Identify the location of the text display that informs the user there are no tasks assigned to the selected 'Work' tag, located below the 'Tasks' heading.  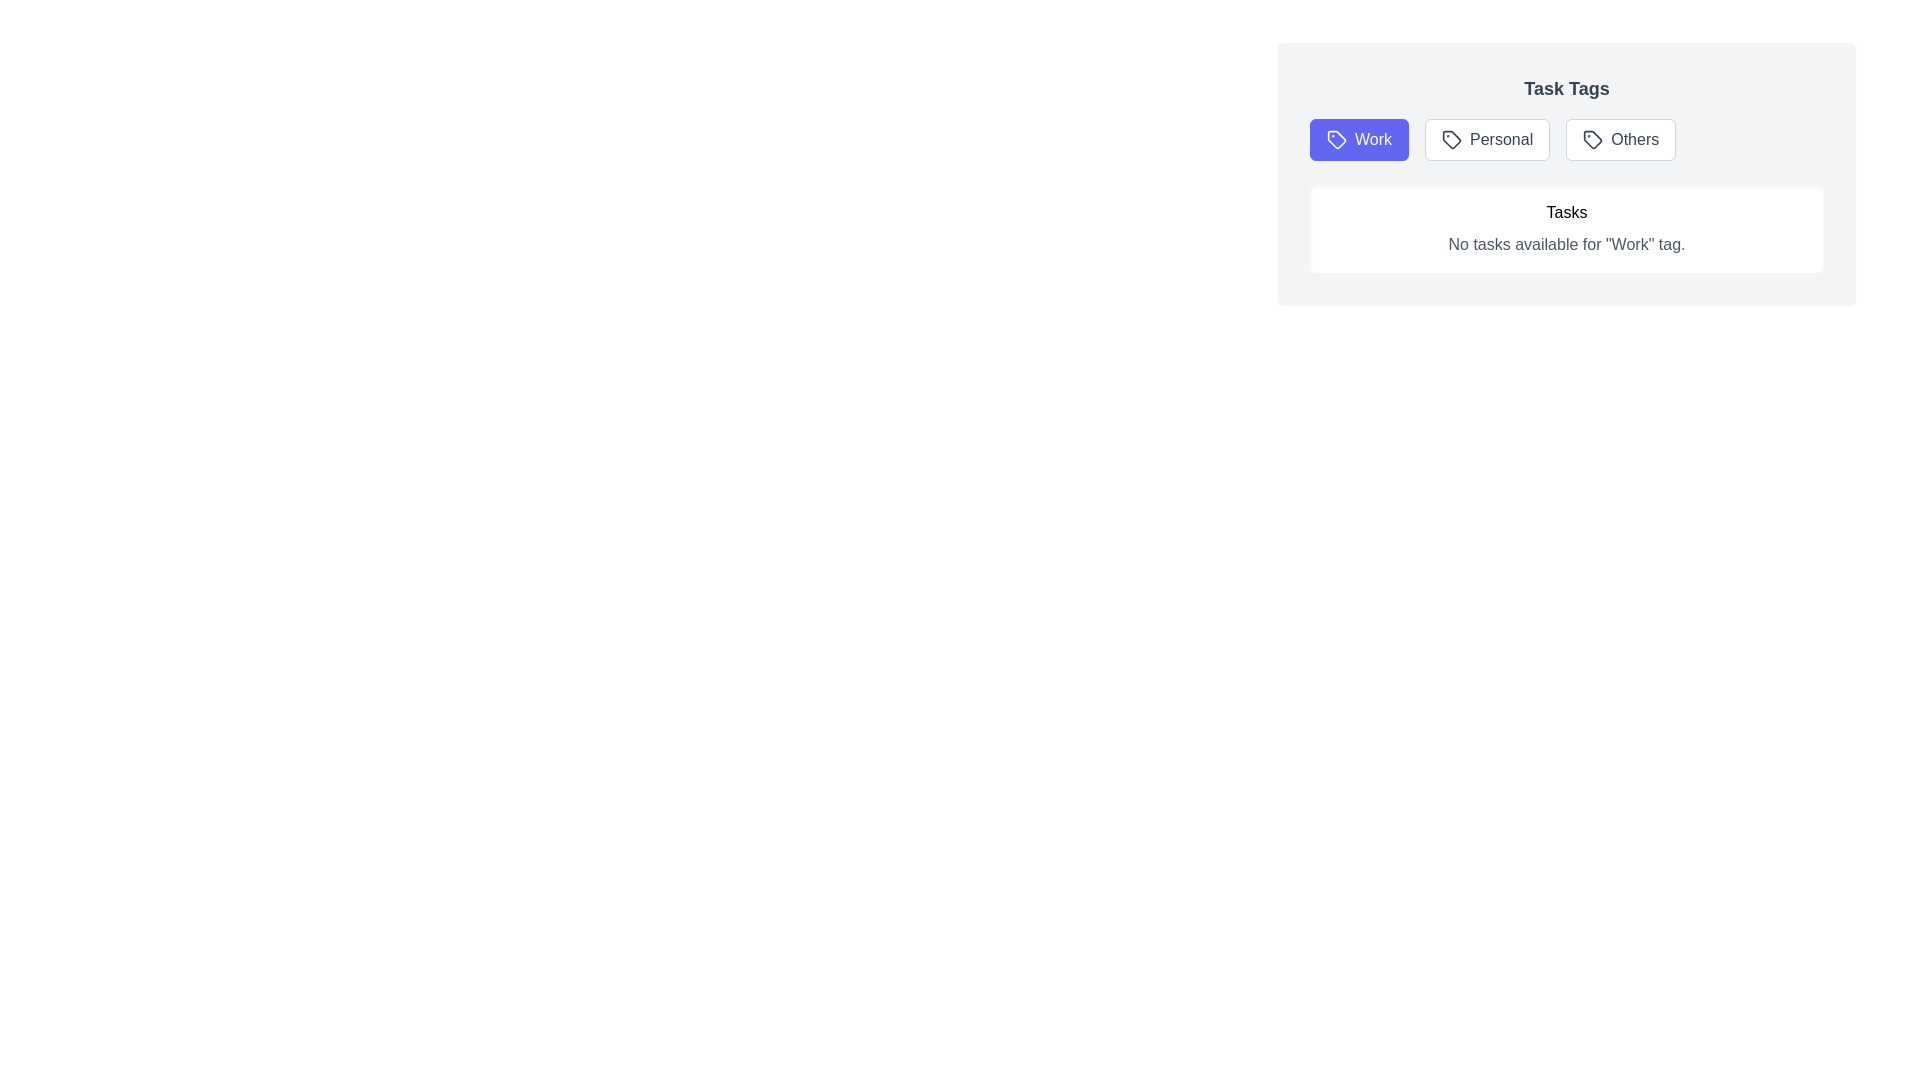
(1565, 244).